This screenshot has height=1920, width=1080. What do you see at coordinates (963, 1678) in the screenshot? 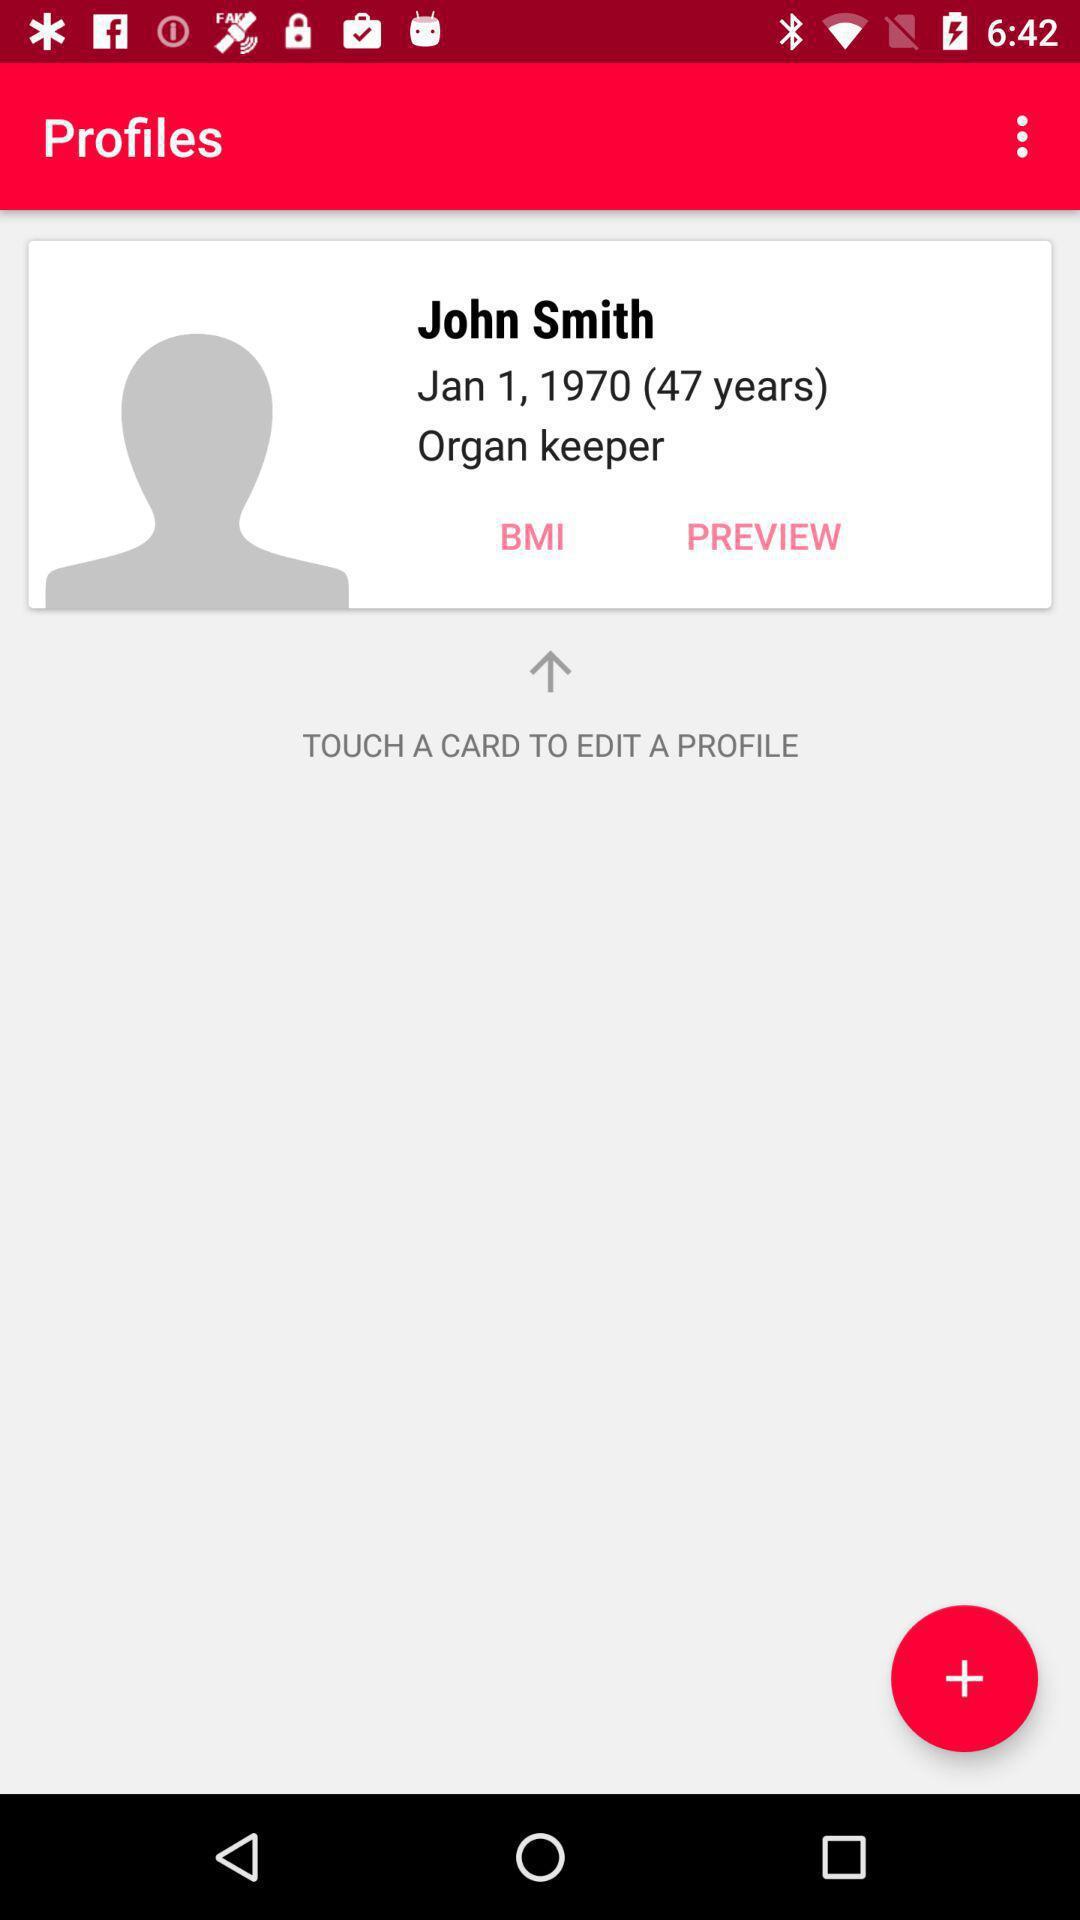
I see `the add icon` at bounding box center [963, 1678].